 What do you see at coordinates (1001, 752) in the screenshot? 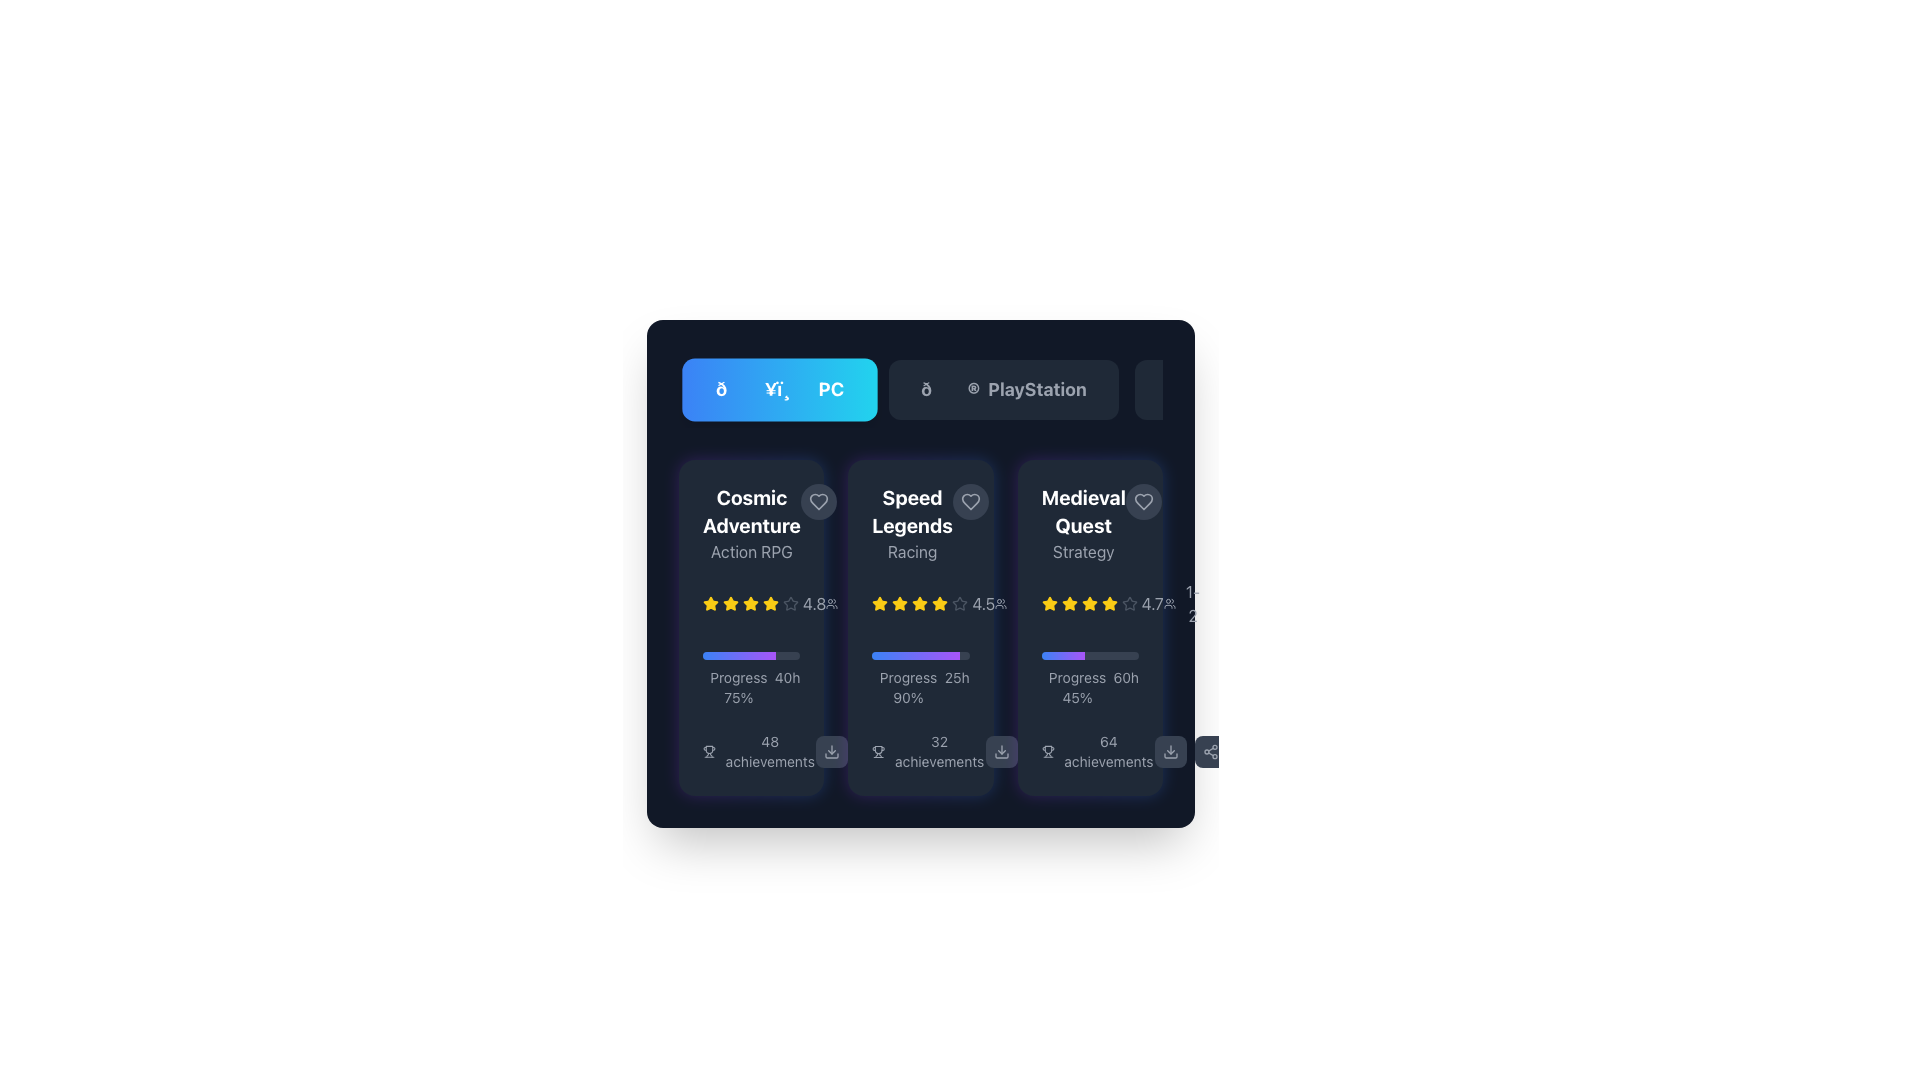
I see `the download button, which is a small circular icon resembling a downward arrow within a rounded rectangle button` at bounding box center [1001, 752].